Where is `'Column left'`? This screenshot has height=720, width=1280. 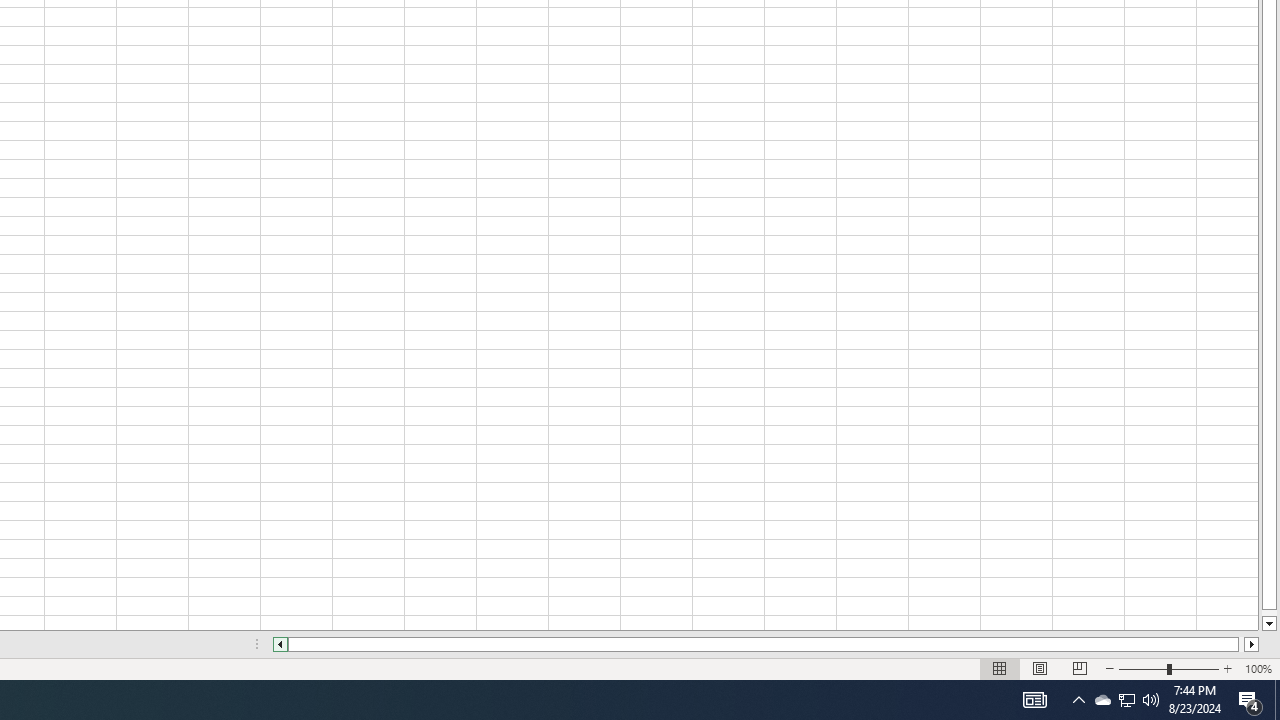
'Column left' is located at coordinates (278, 644).